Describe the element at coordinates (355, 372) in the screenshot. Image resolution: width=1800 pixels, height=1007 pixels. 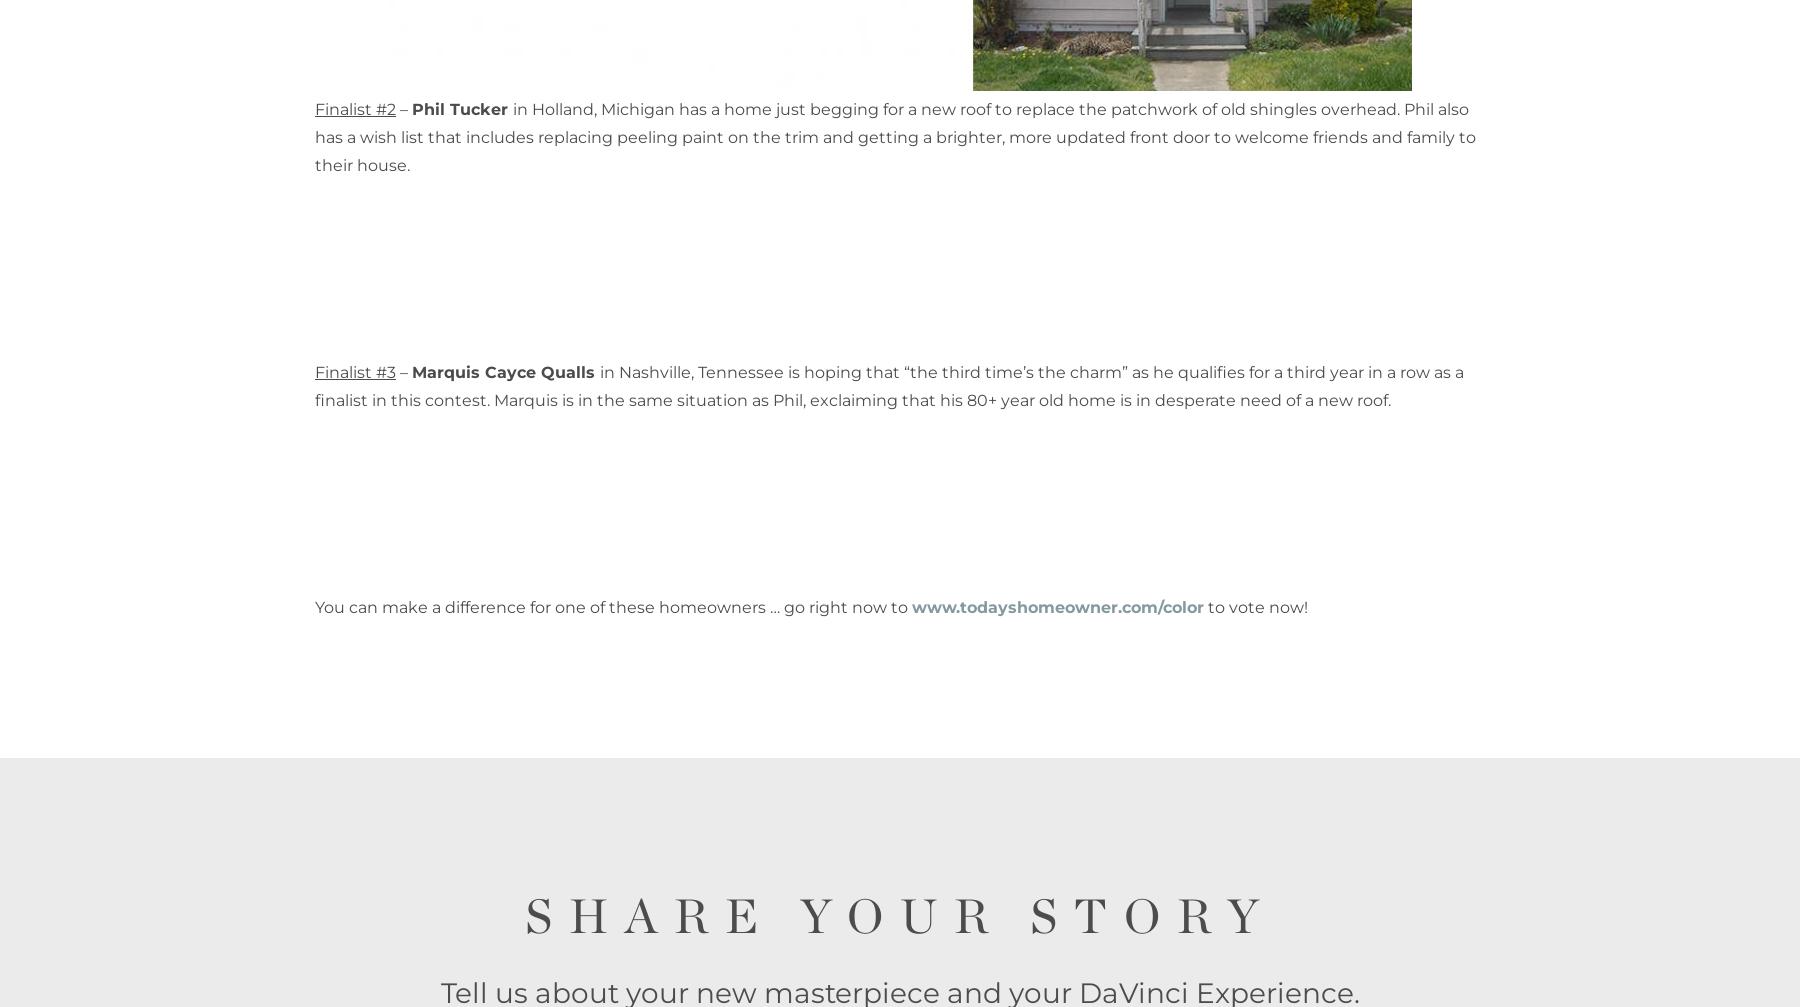
I see `'Finalist #3'` at that location.